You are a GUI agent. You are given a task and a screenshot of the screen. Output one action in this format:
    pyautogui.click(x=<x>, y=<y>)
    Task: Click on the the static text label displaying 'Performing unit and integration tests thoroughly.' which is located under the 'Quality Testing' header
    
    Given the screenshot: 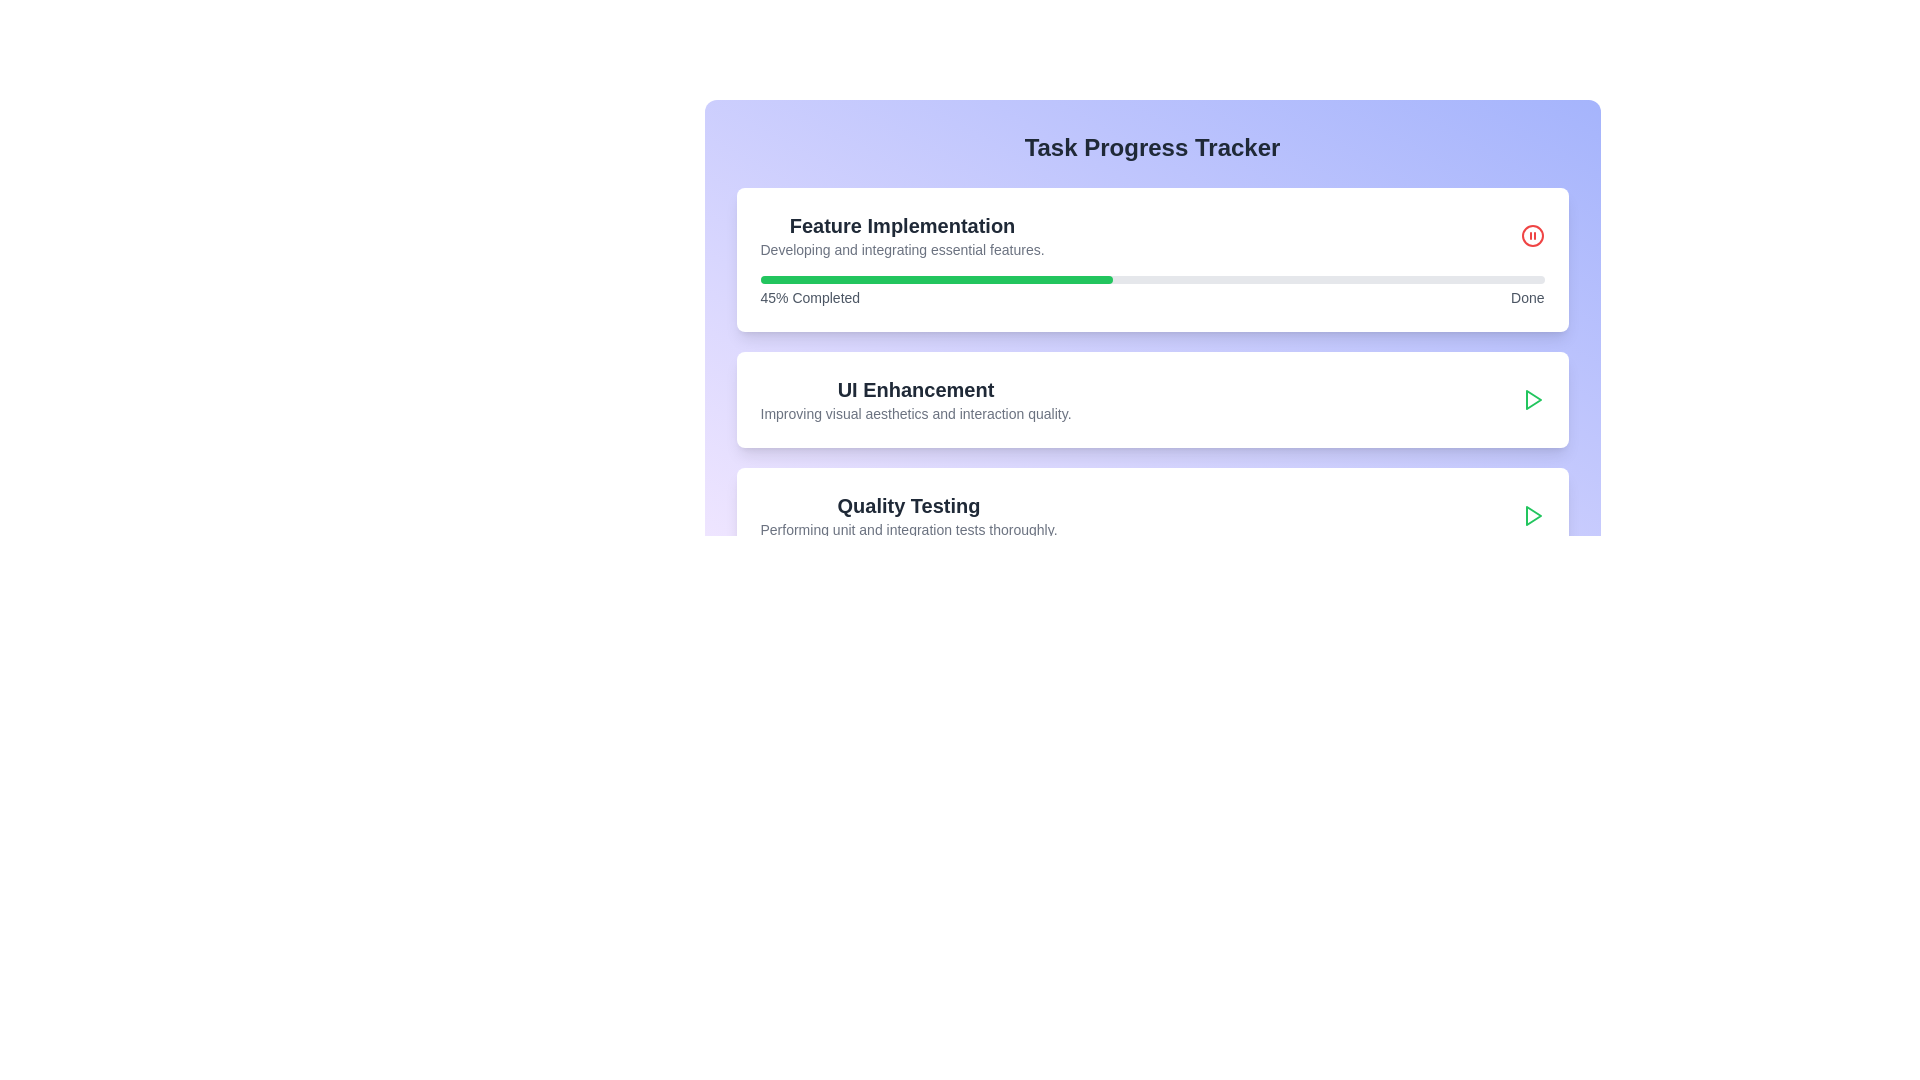 What is the action you would take?
    pyautogui.click(x=907, y=528)
    